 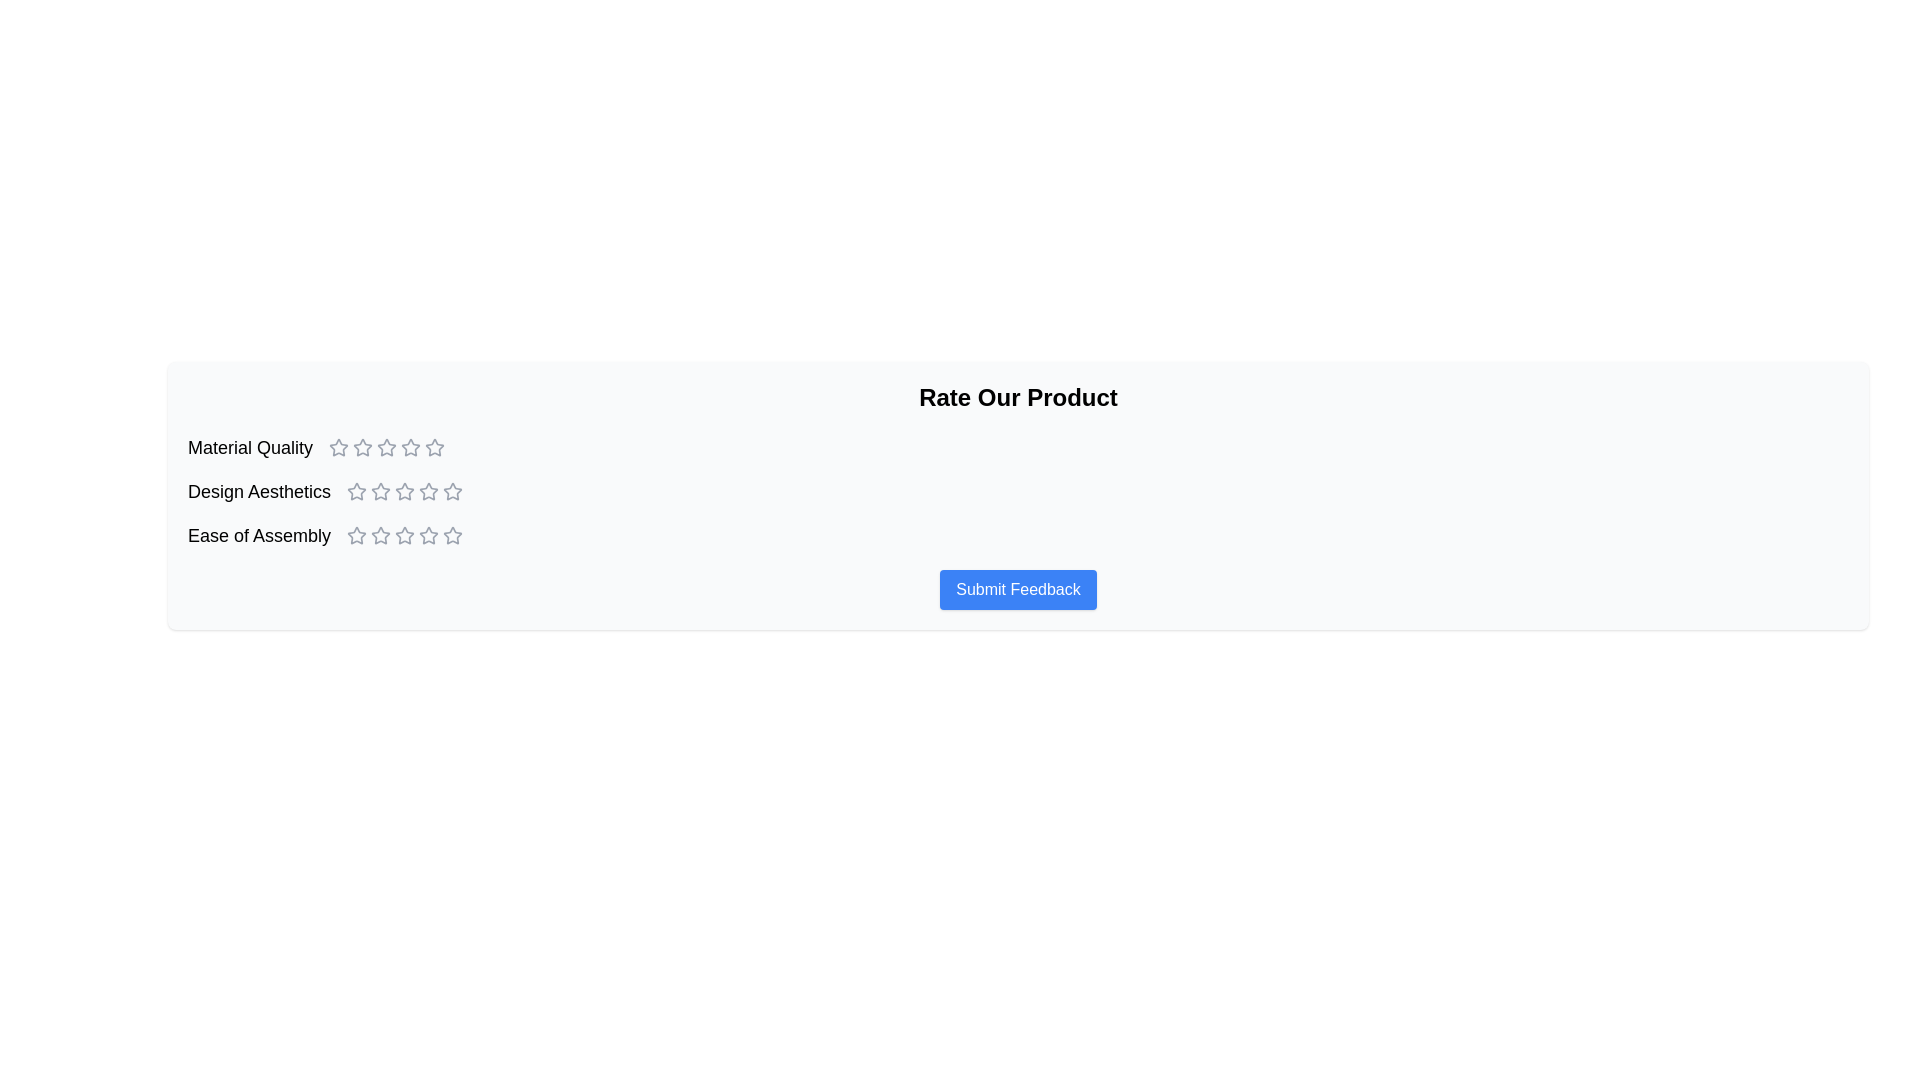 What do you see at coordinates (381, 535) in the screenshot?
I see `the third star in the third row of the star rating group` at bounding box center [381, 535].